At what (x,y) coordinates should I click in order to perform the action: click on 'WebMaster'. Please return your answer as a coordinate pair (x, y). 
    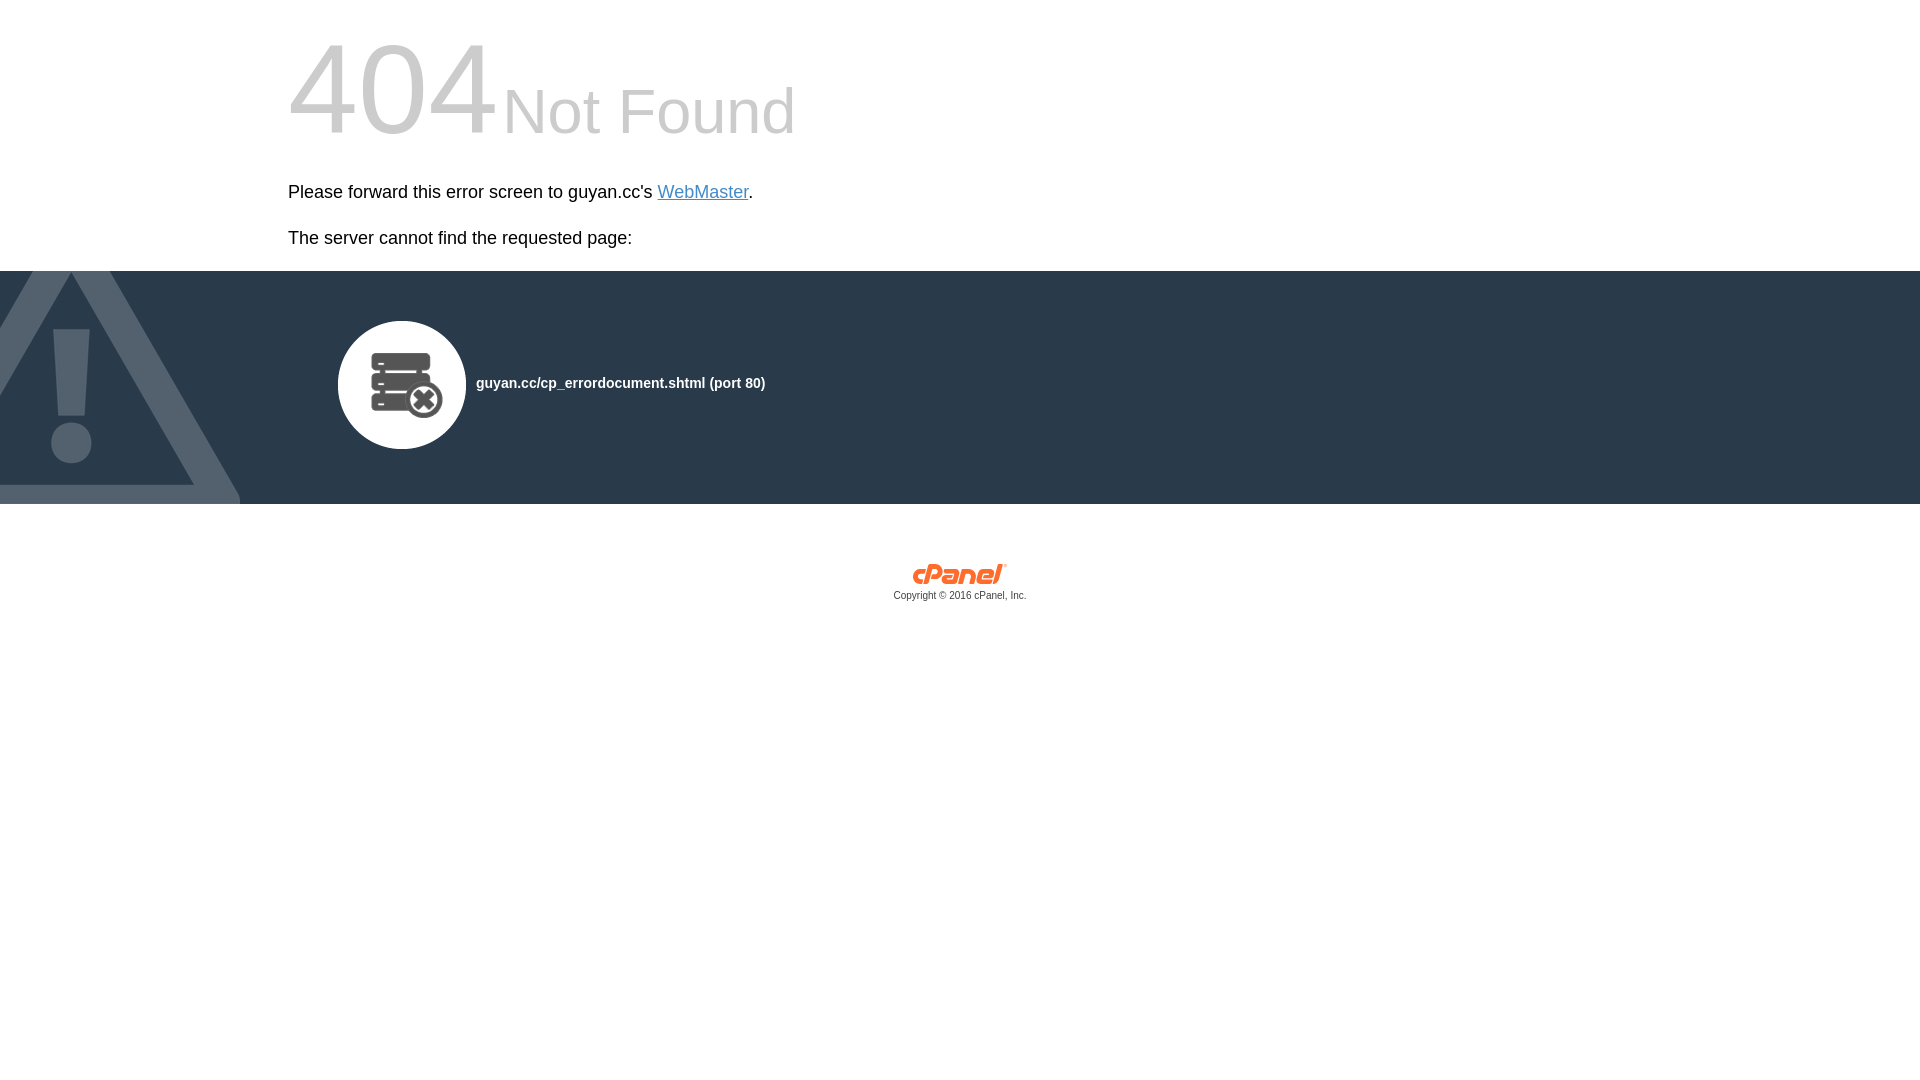
    Looking at the image, I should click on (703, 192).